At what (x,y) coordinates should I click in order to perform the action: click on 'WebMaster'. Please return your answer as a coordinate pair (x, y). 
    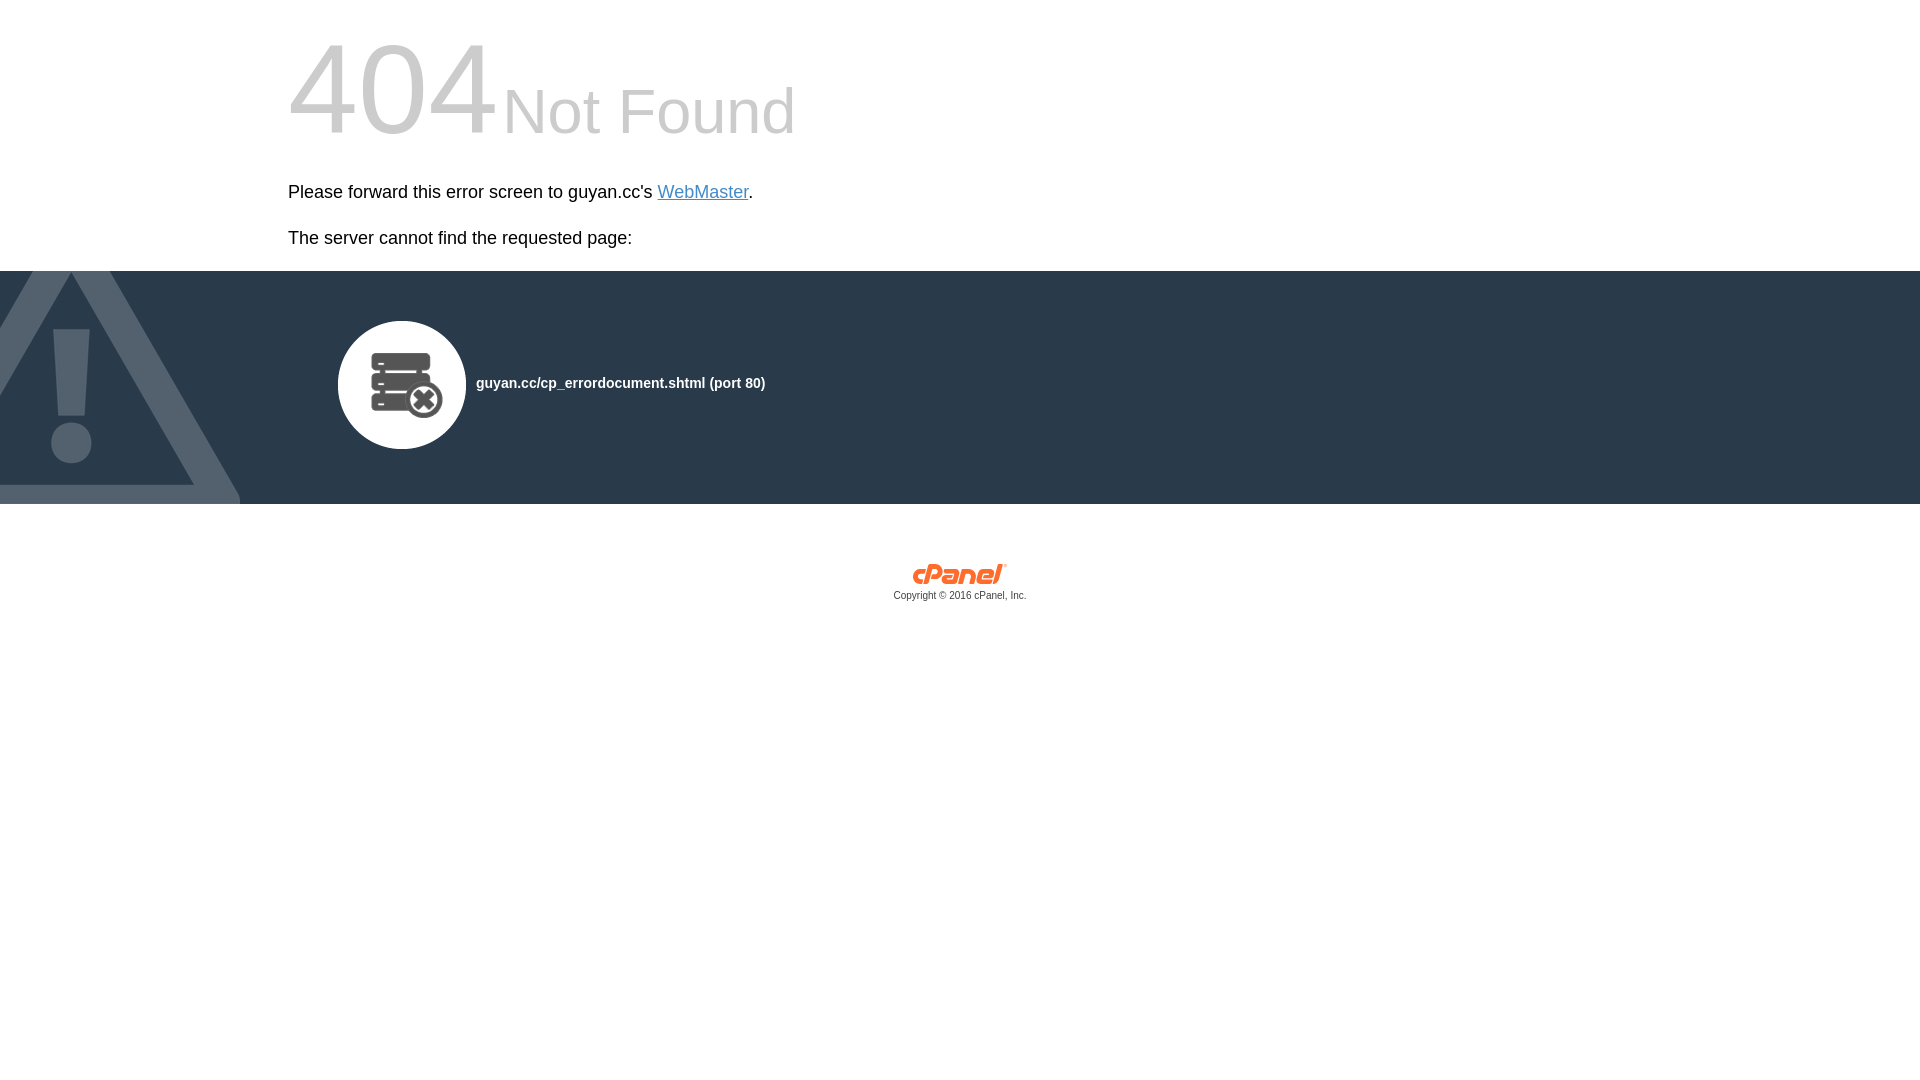
    Looking at the image, I should click on (703, 192).